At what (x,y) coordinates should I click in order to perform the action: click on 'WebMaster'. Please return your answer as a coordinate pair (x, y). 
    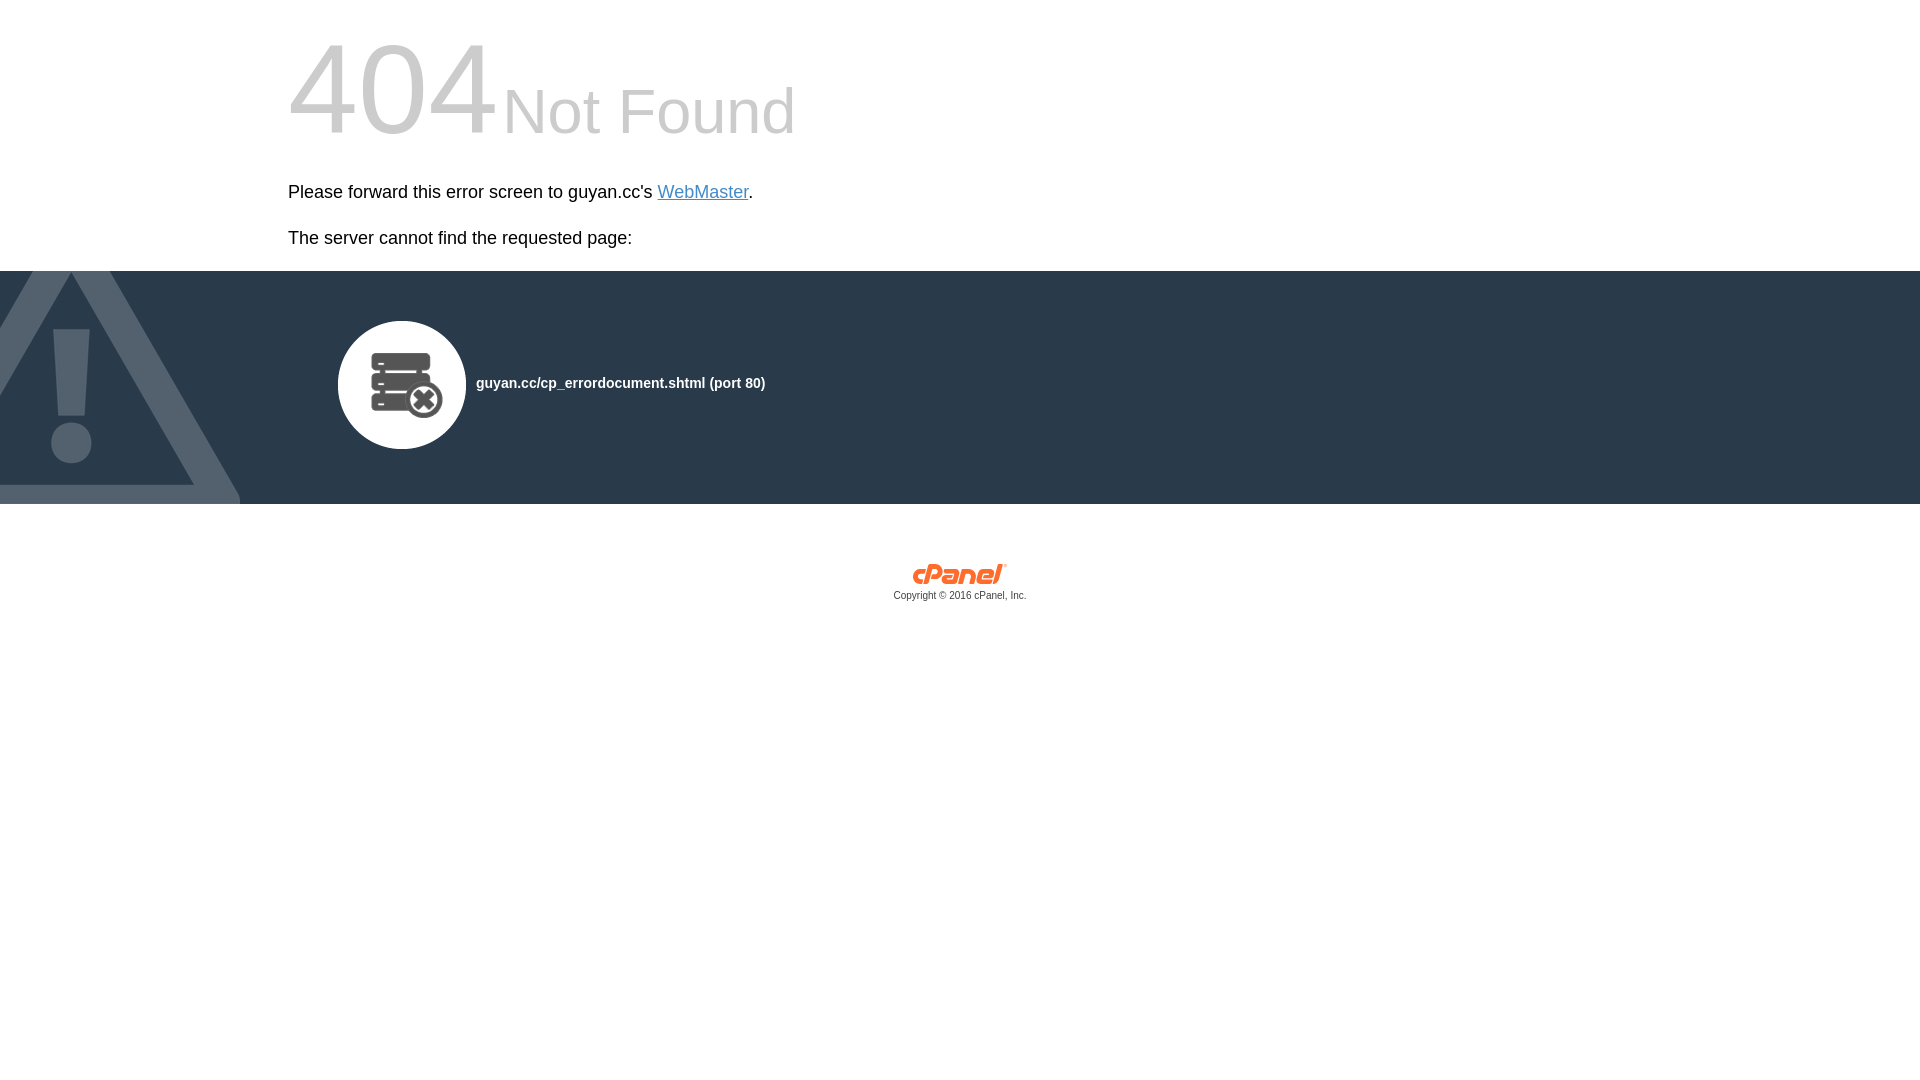
    Looking at the image, I should click on (703, 192).